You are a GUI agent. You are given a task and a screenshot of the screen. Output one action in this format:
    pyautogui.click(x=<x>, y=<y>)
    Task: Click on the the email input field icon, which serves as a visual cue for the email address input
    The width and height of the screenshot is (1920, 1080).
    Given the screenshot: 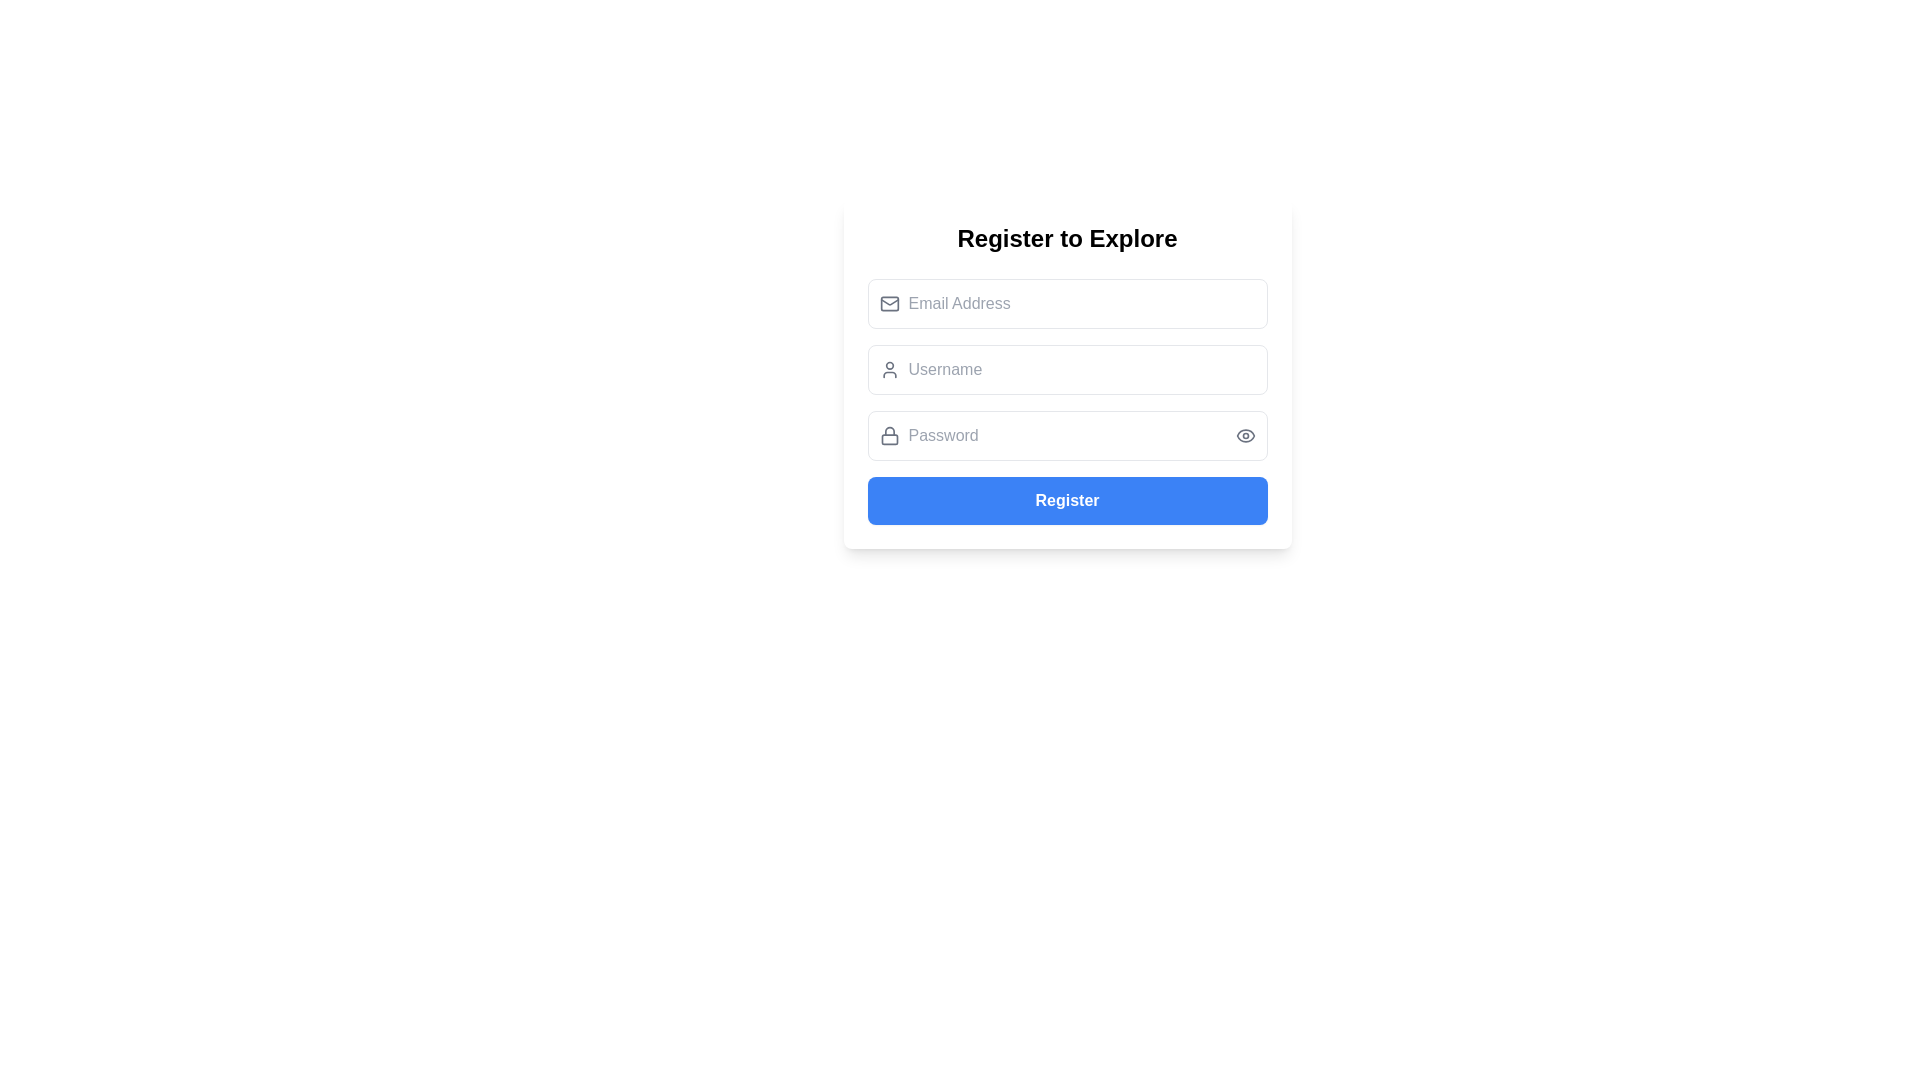 What is the action you would take?
    pyautogui.click(x=888, y=304)
    